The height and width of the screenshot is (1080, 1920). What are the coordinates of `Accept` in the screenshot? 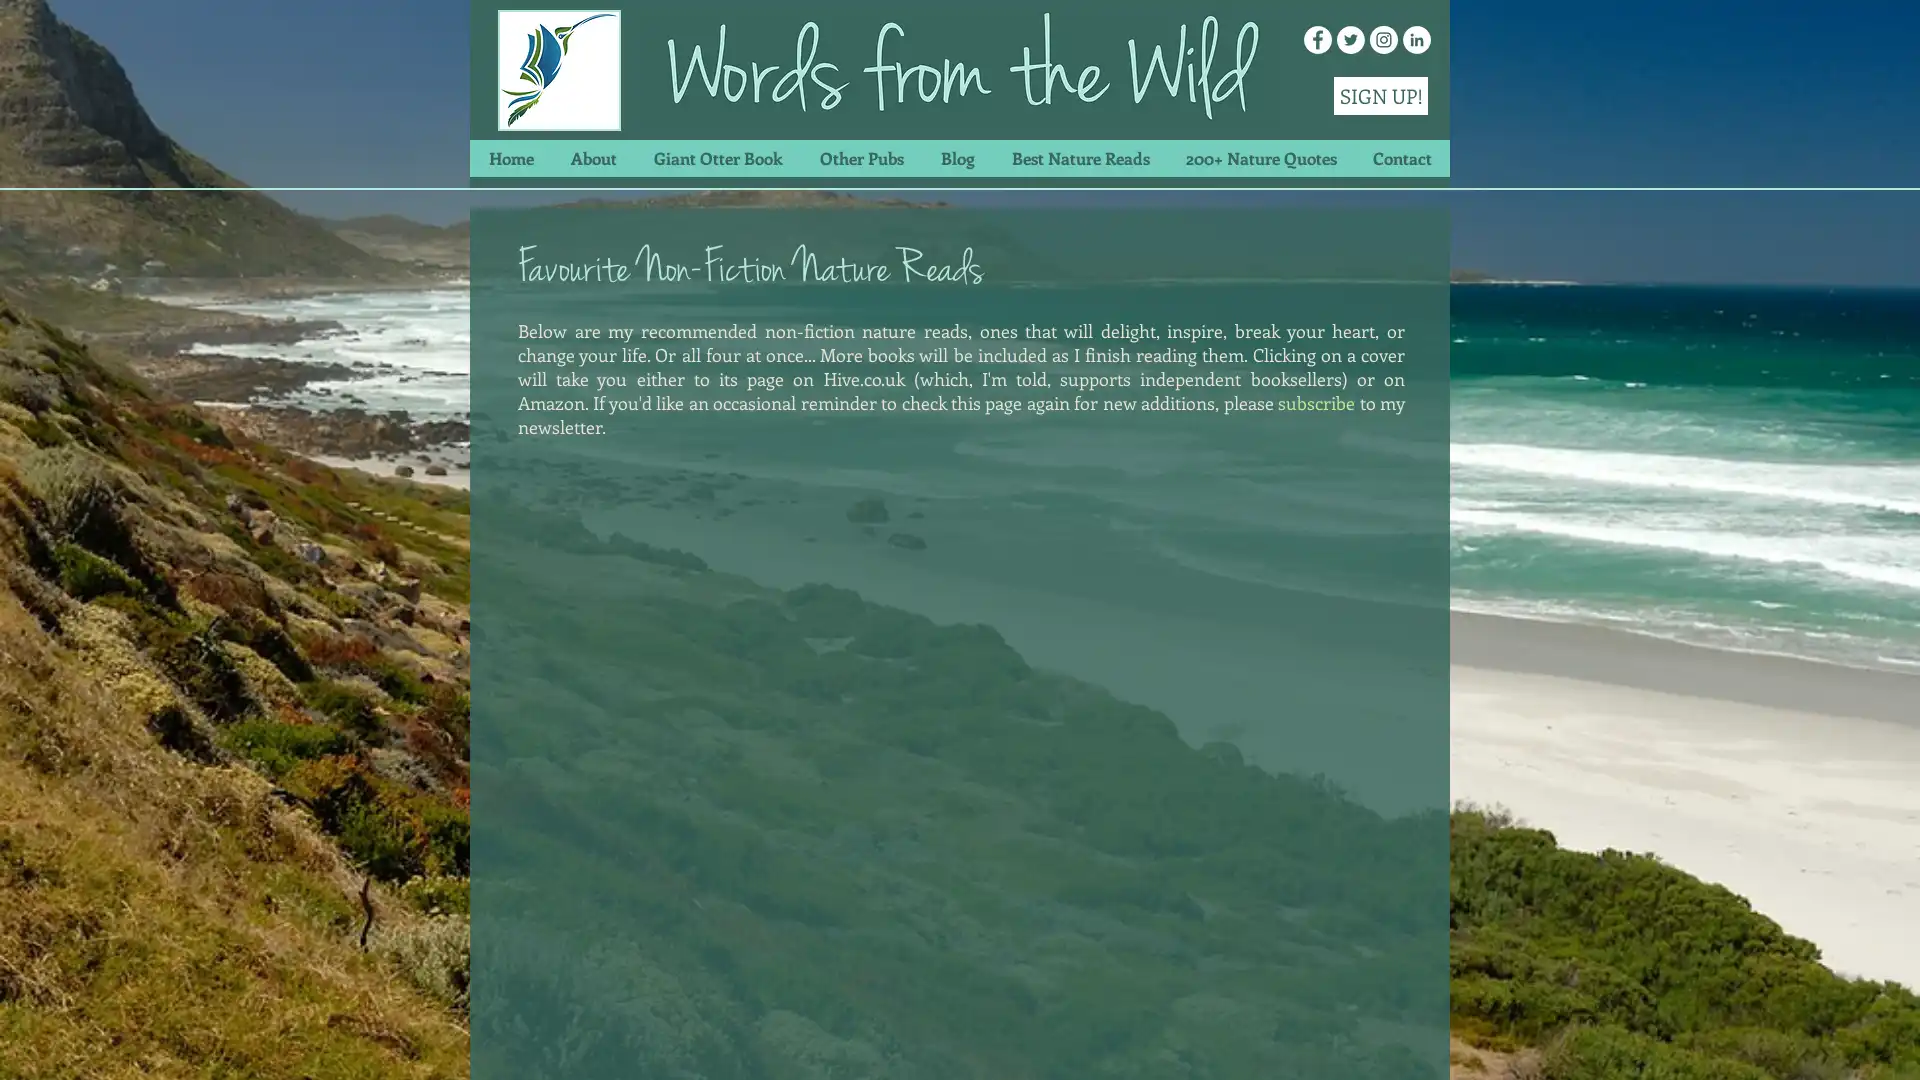 It's located at (1830, 1044).